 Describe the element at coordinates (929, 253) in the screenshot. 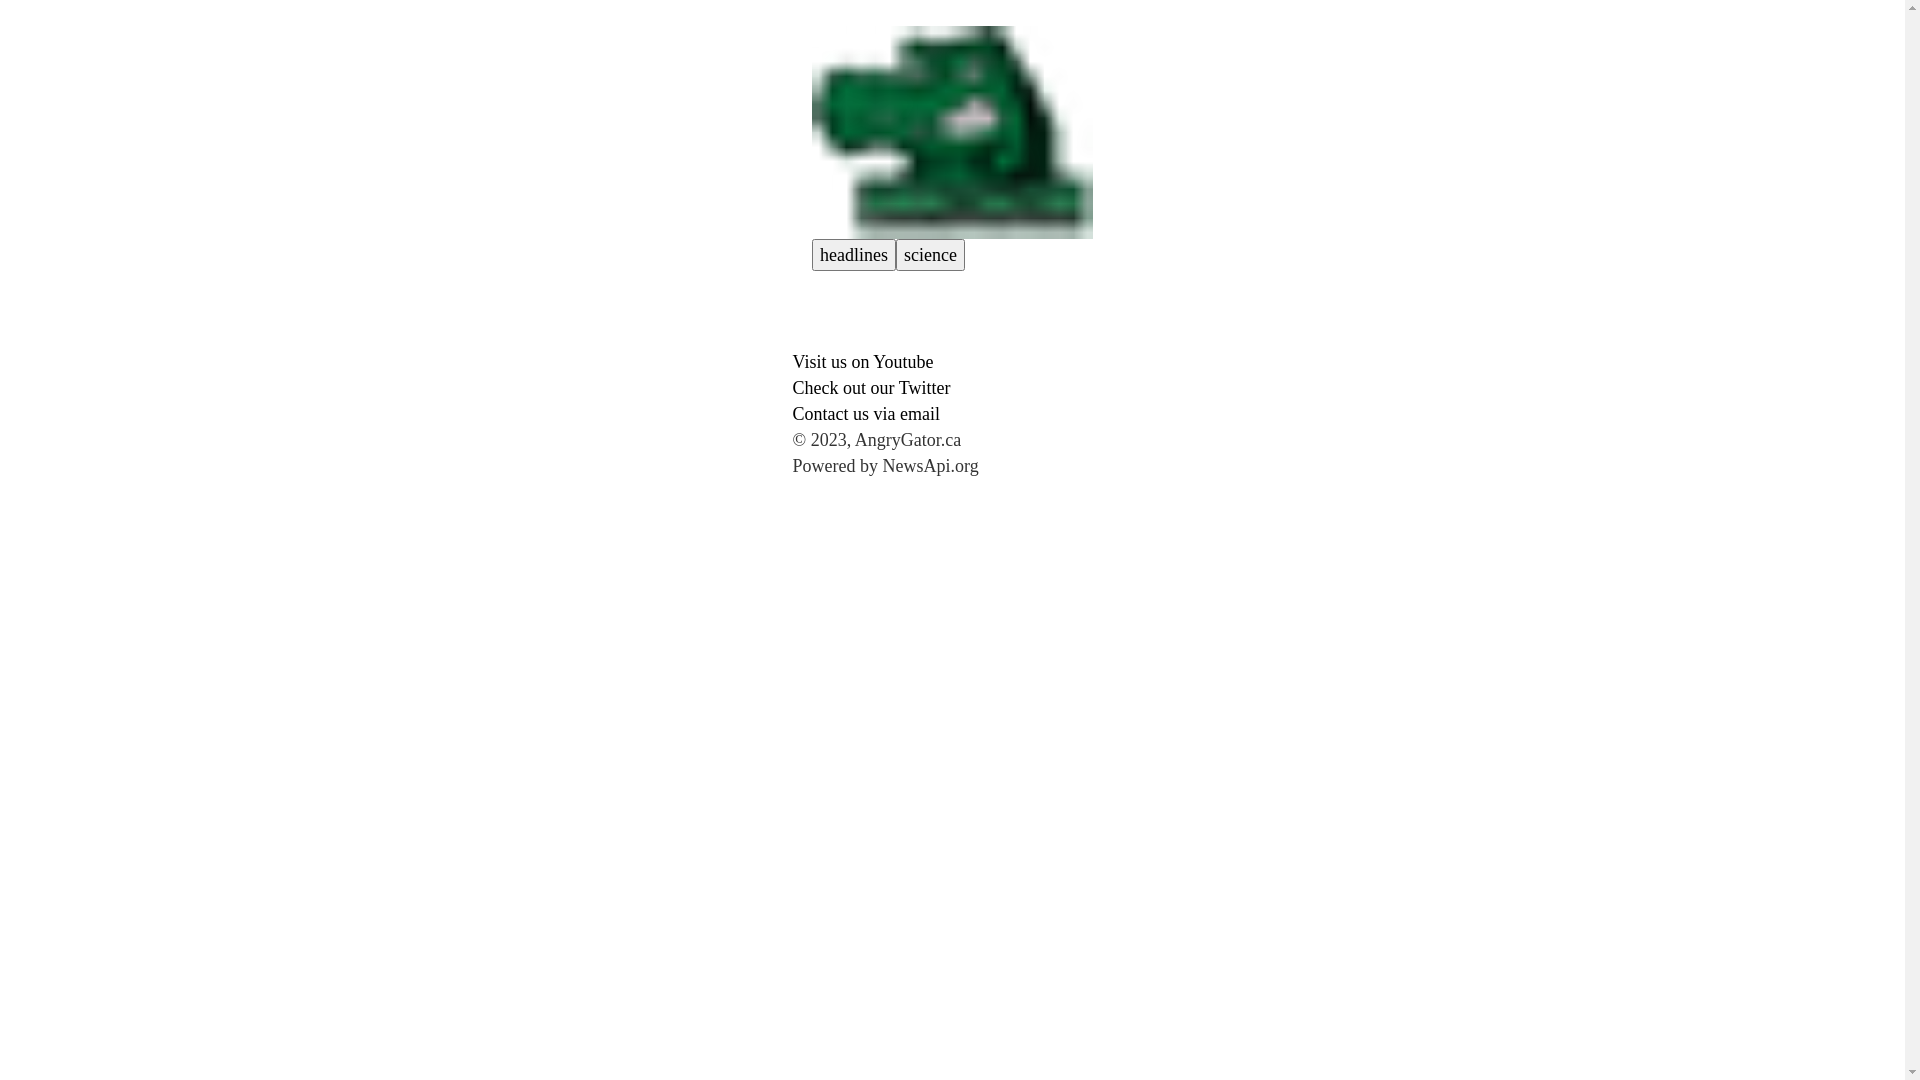

I see `'science'` at that location.